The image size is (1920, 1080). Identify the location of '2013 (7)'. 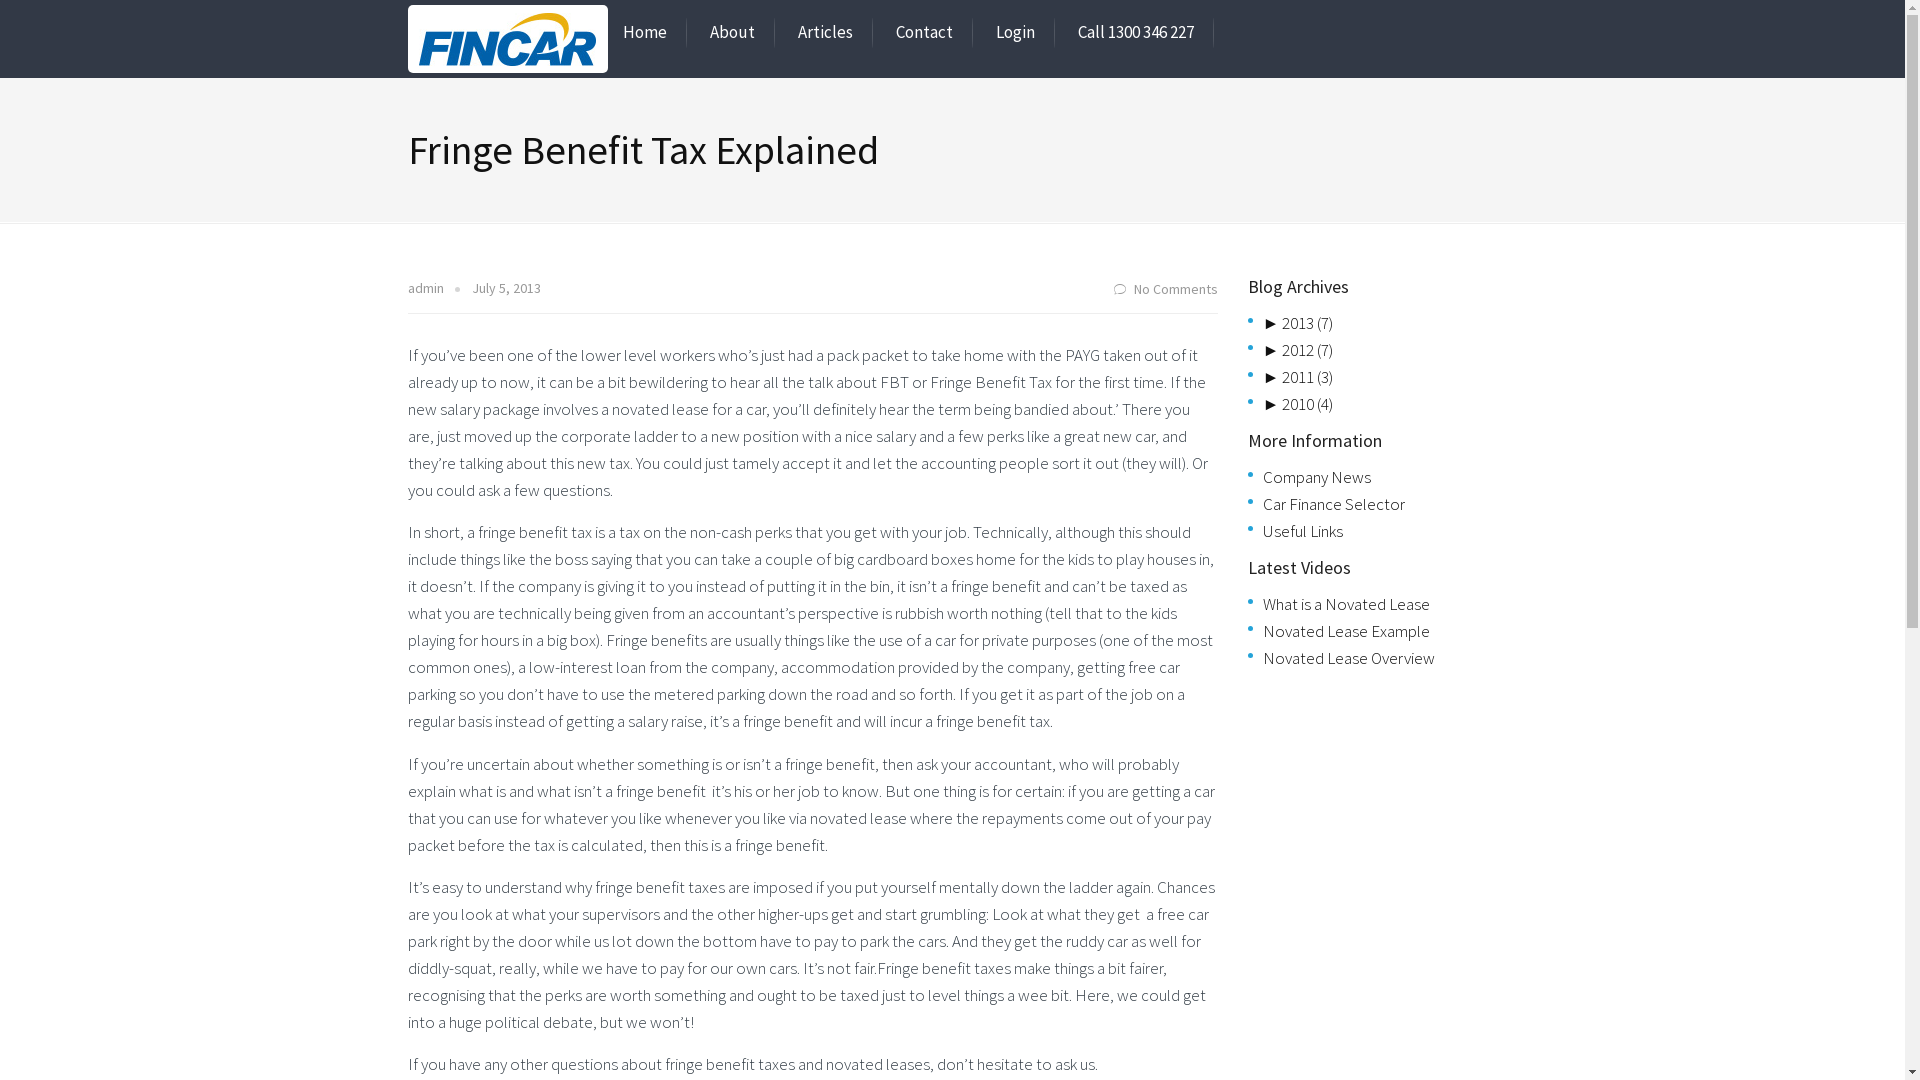
(1281, 322).